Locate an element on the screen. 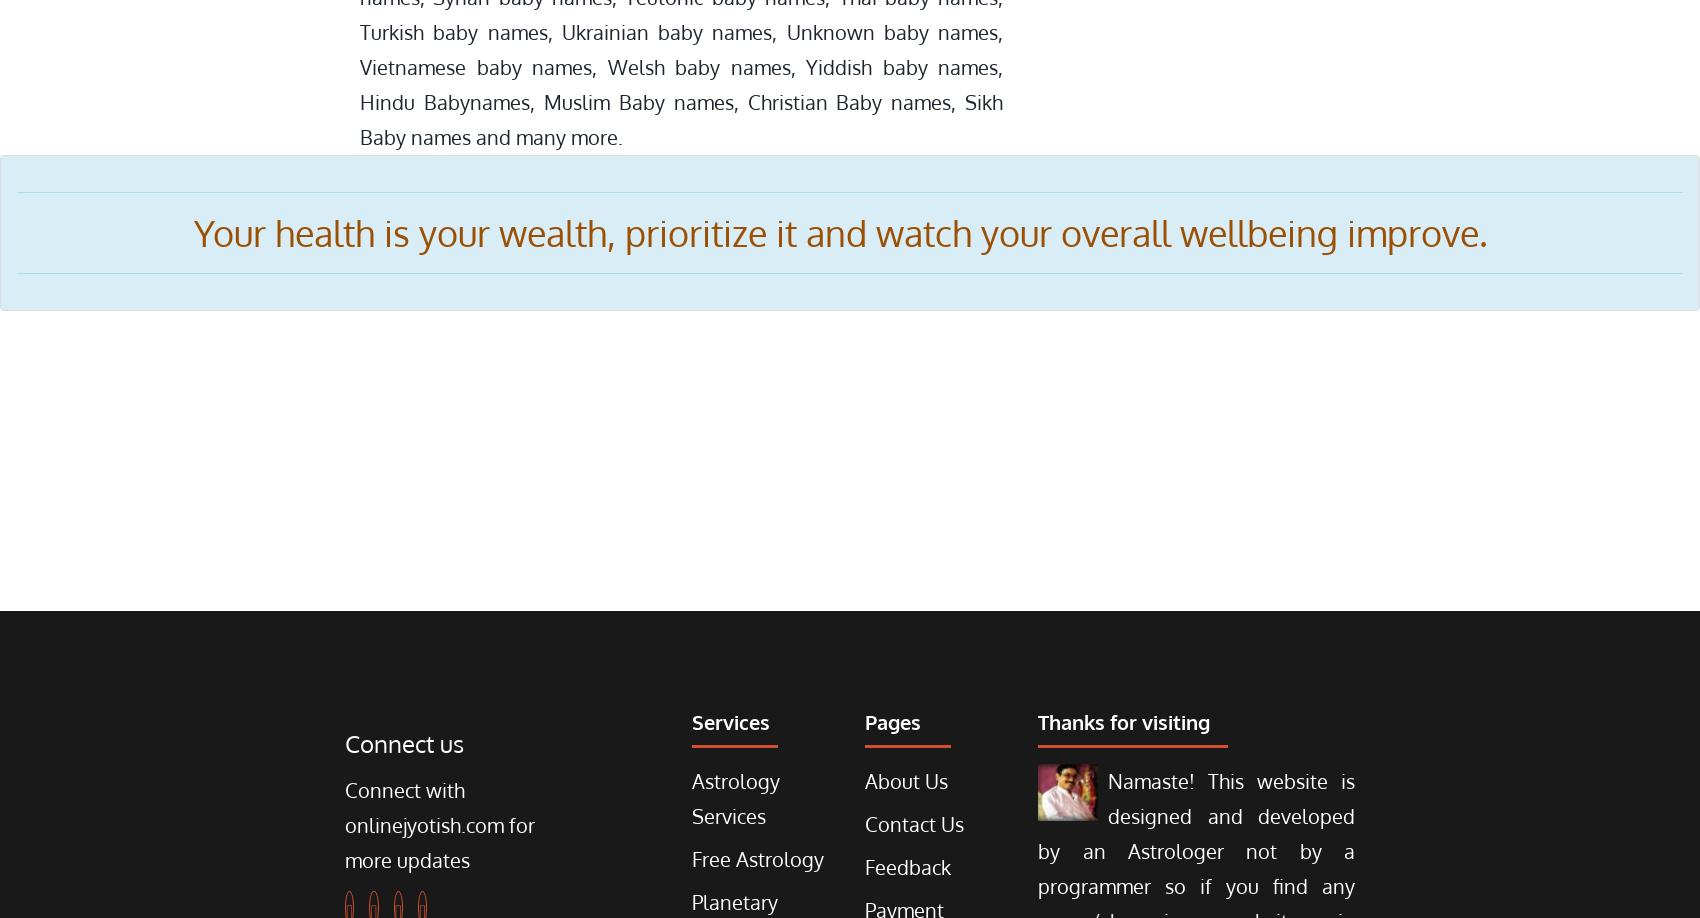  'Connect with onlinejyotish.com for more updates' is located at coordinates (439, 825).